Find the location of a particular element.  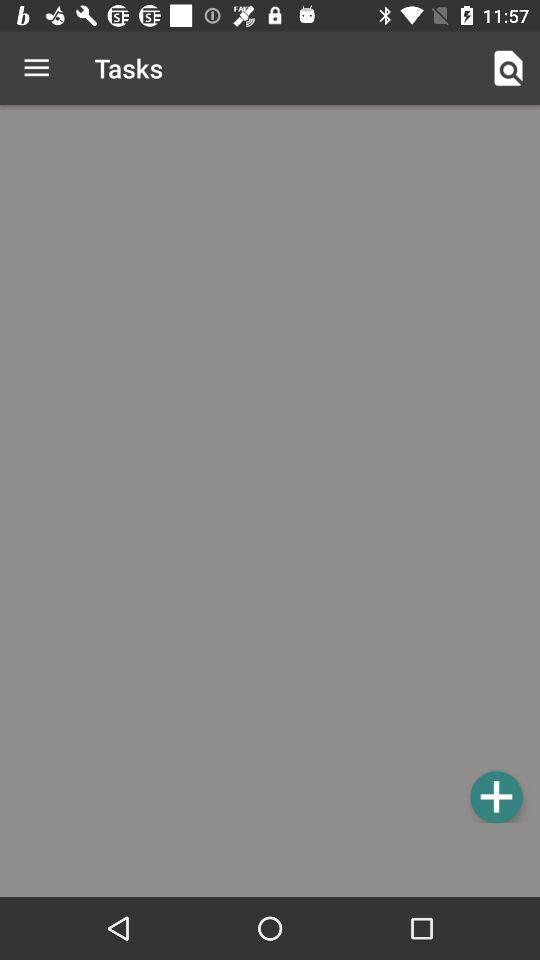

the icon at the top right corner is located at coordinates (508, 68).